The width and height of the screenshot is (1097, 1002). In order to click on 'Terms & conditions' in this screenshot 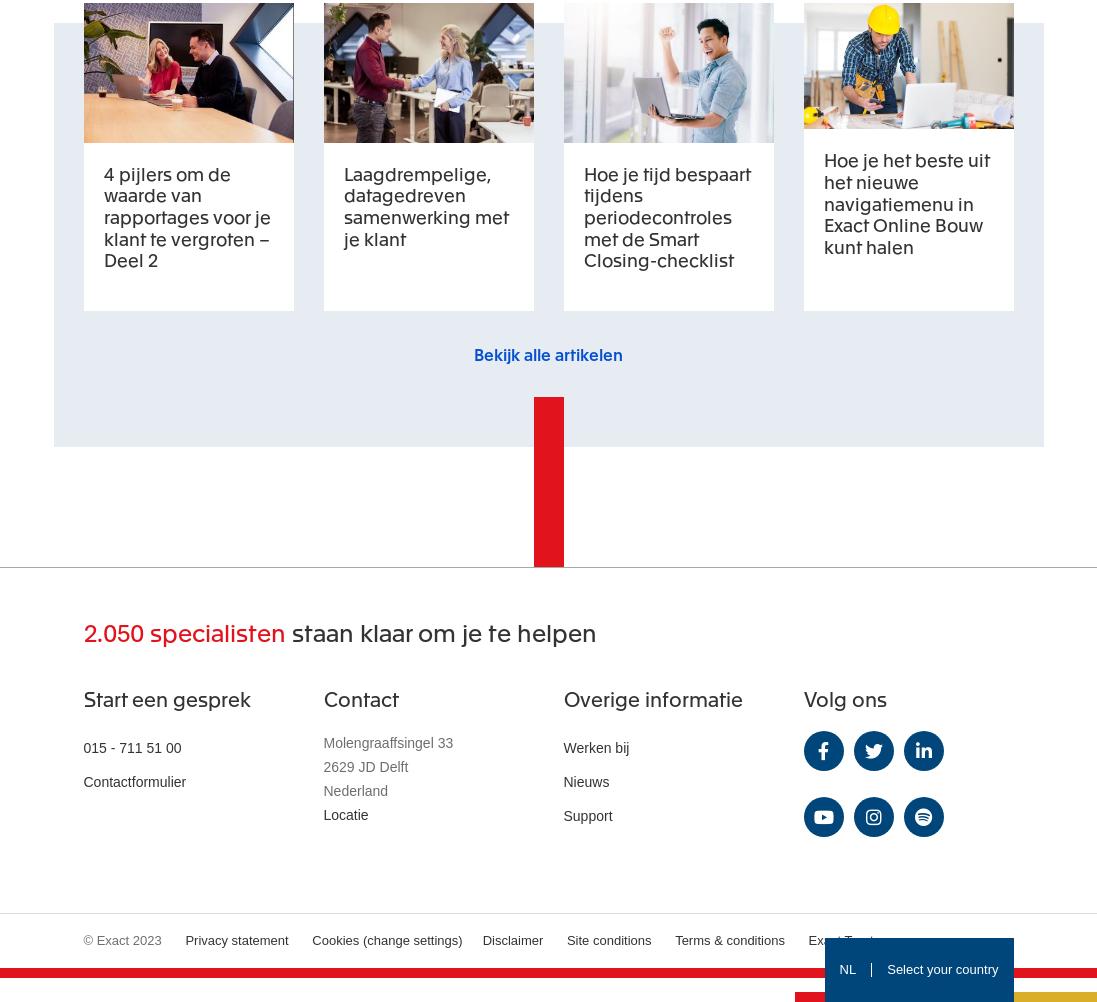, I will do `click(728, 938)`.